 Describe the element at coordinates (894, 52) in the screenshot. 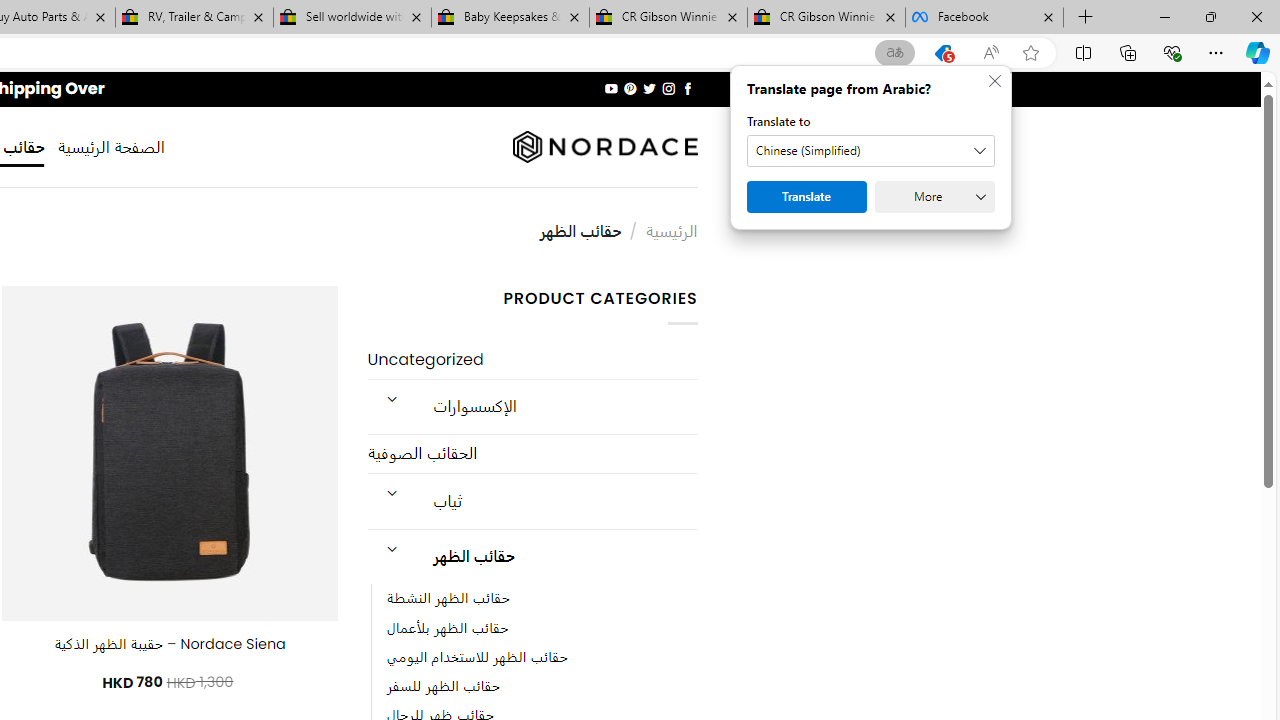

I see `'Show translate options'` at that location.